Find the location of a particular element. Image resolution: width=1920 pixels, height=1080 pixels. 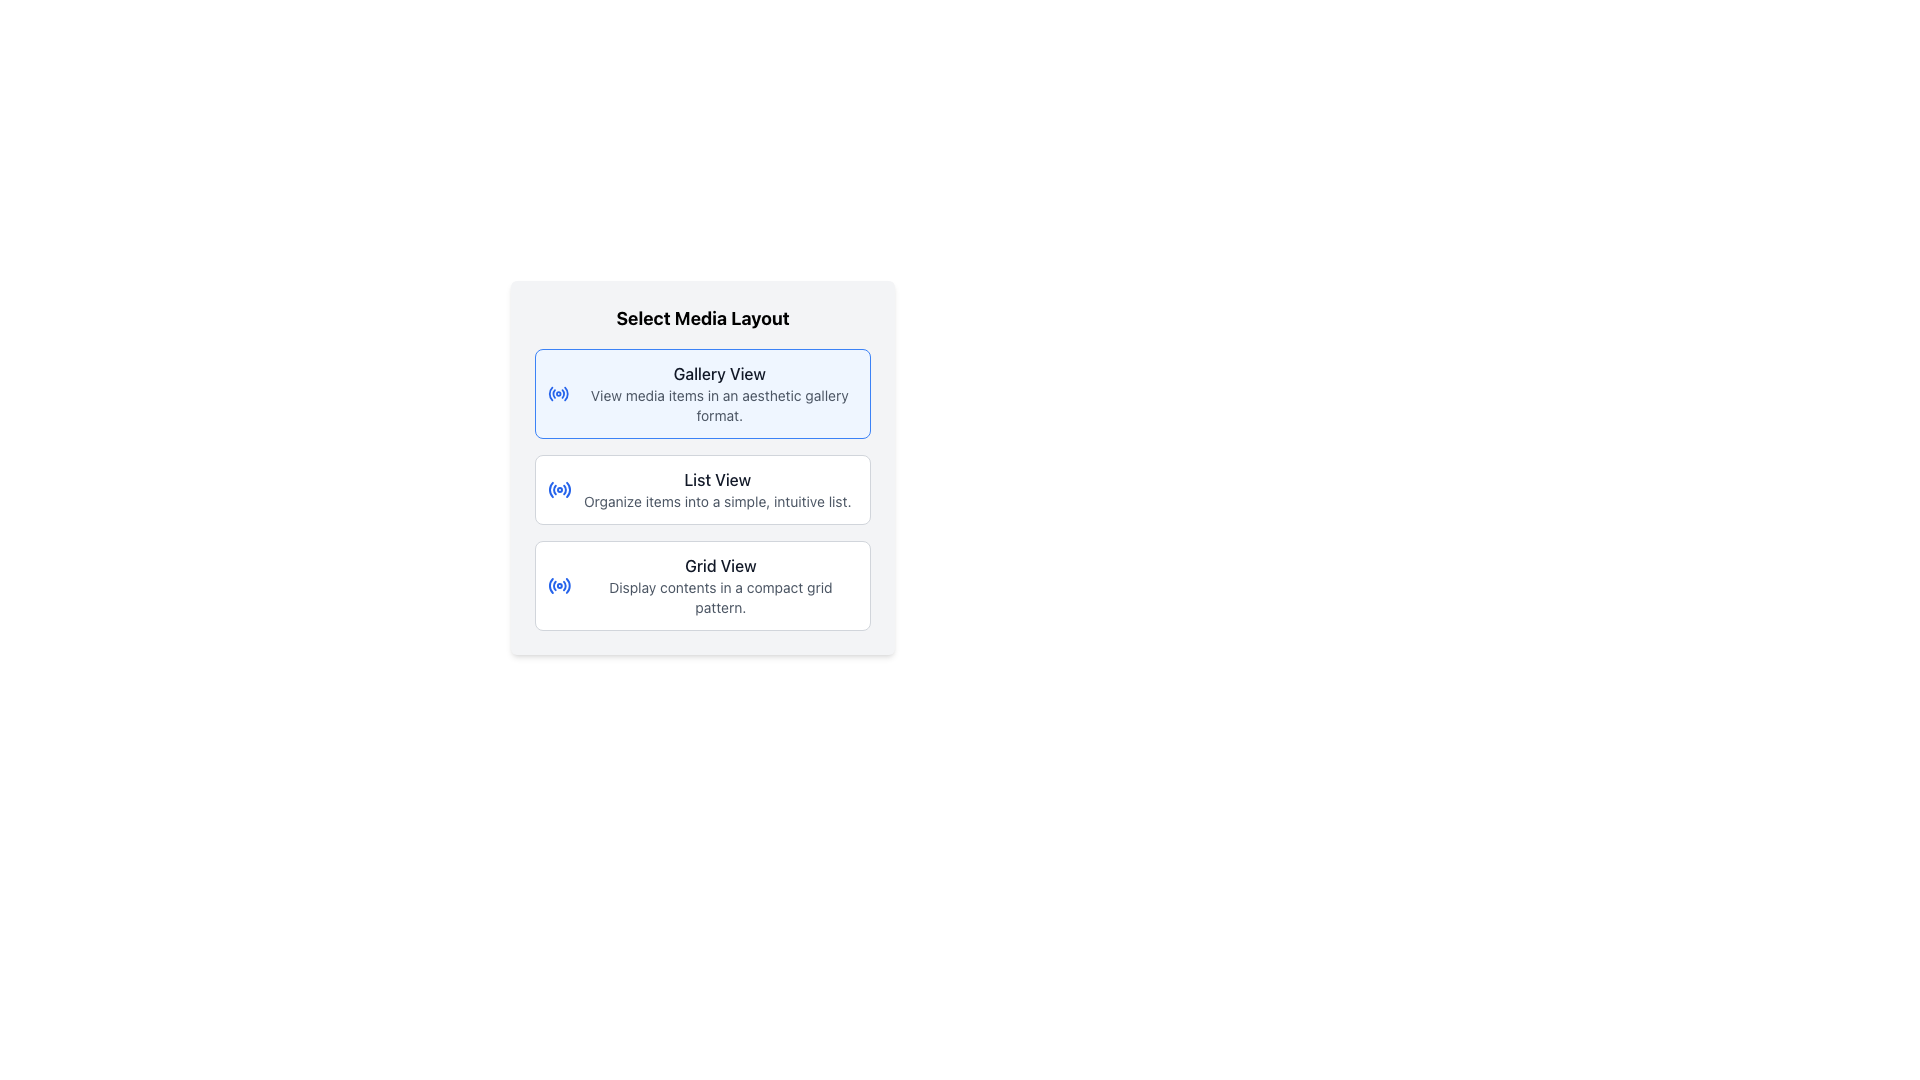

the decorative icon indicating the 'Grid View' layout option, positioned to the left of the 'Grid View' heading text is located at coordinates (559, 585).